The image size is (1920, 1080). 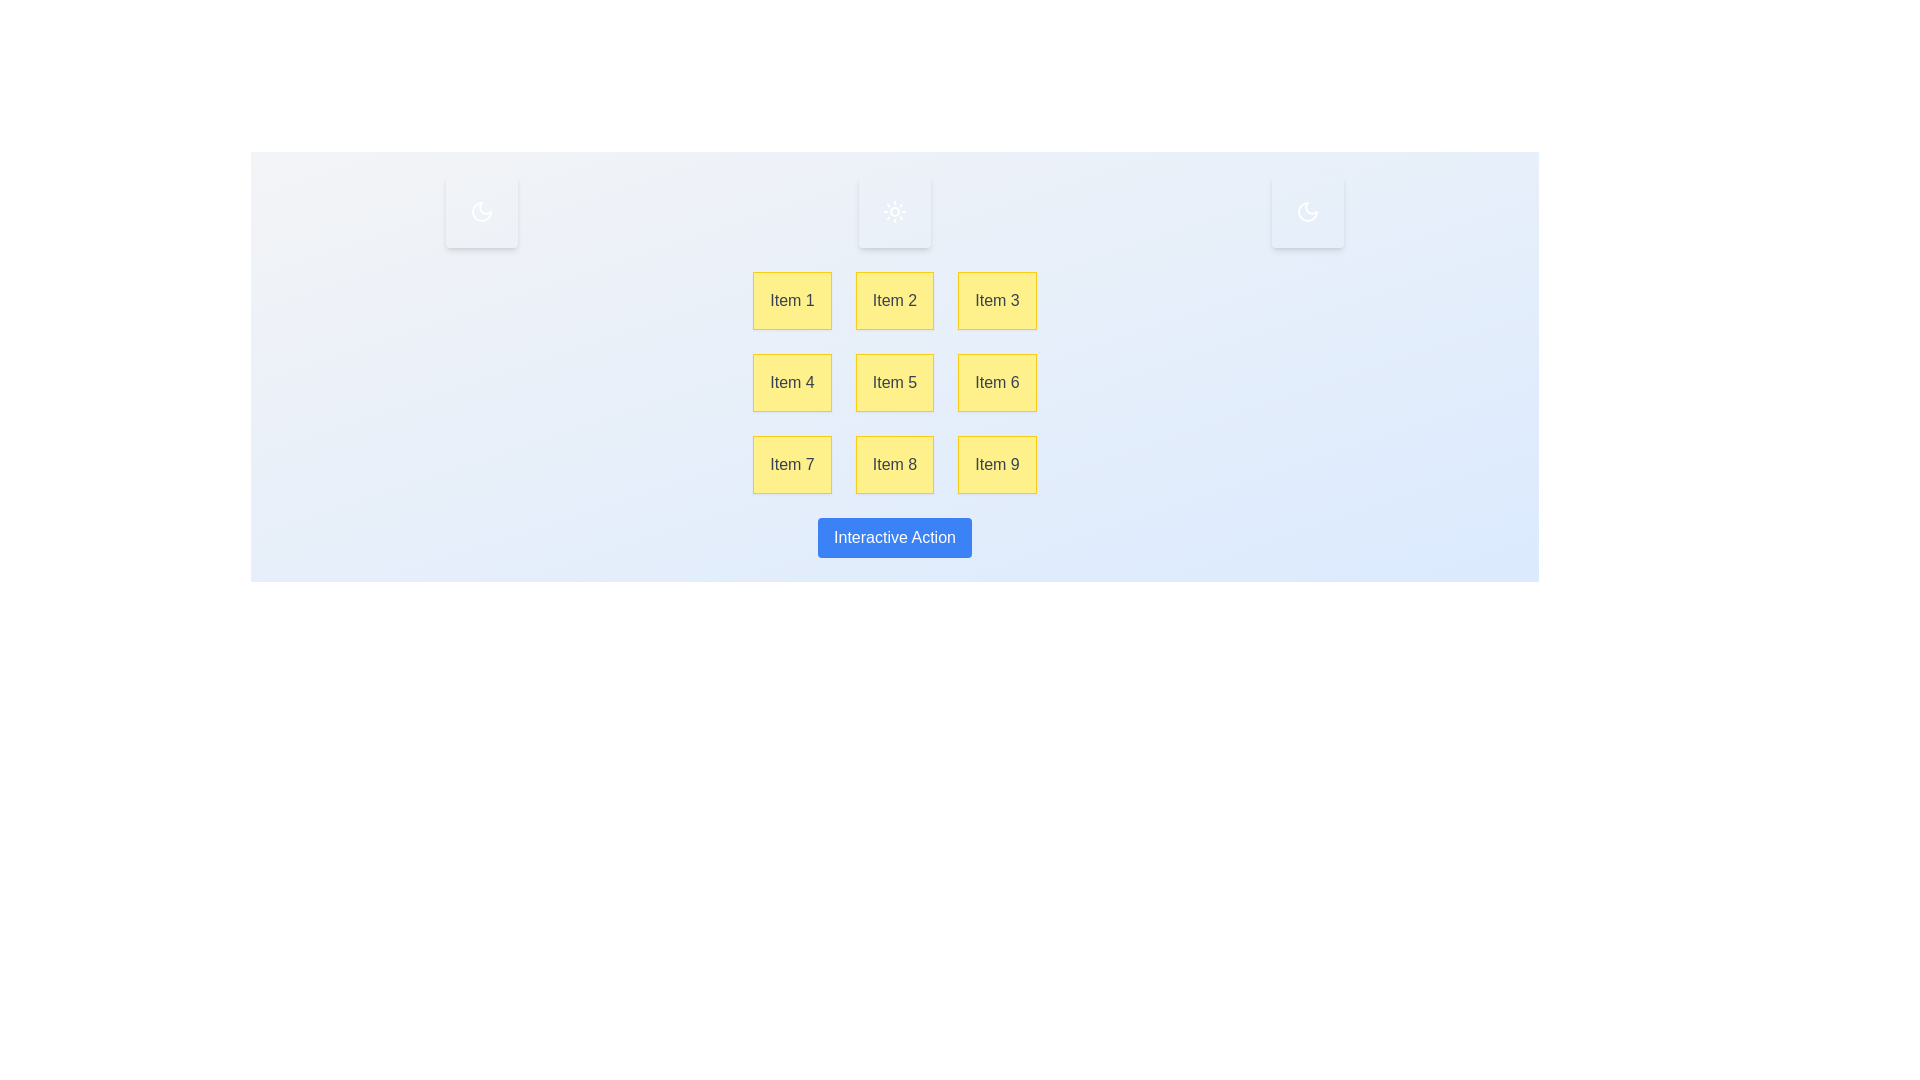 I want to click on the circular sun-like button with a white design against a blue background, so click(x=893, y=212).